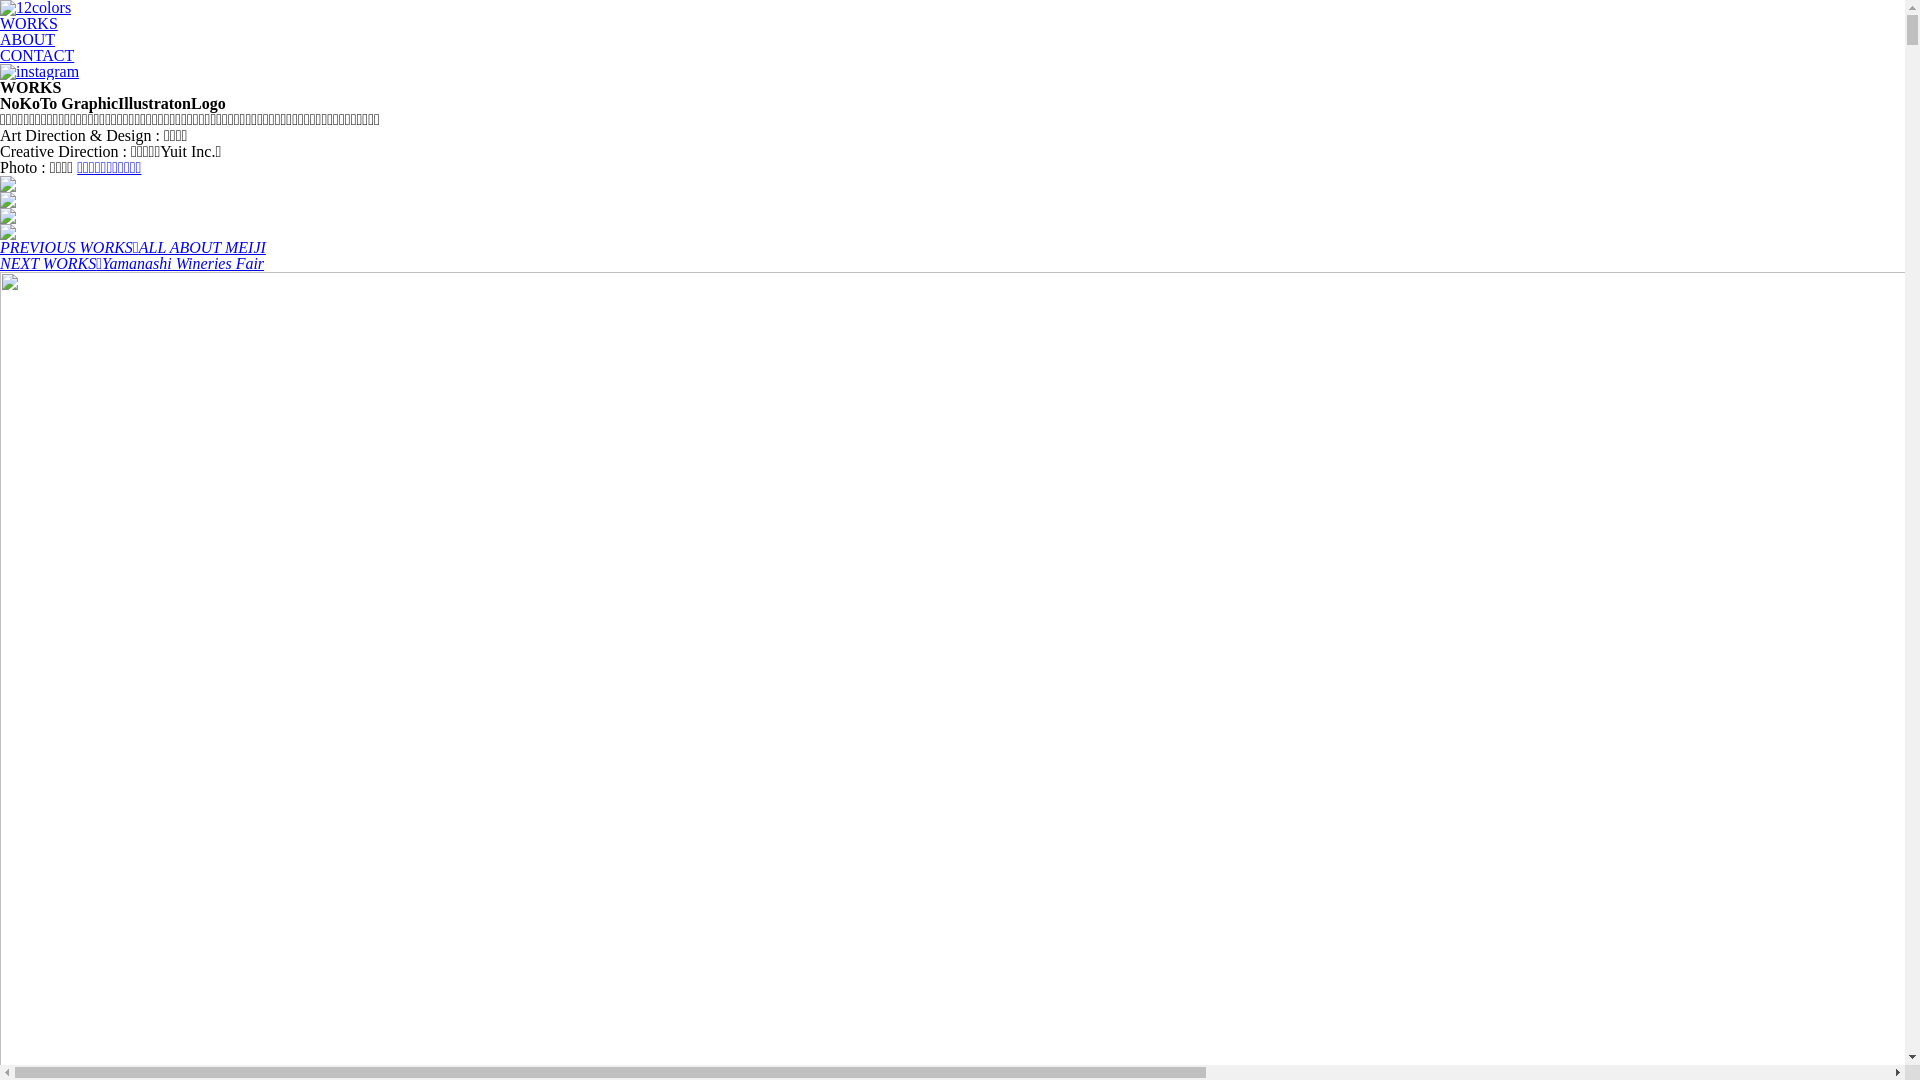  I want to click on 'CONTACT', so click(0, 54).